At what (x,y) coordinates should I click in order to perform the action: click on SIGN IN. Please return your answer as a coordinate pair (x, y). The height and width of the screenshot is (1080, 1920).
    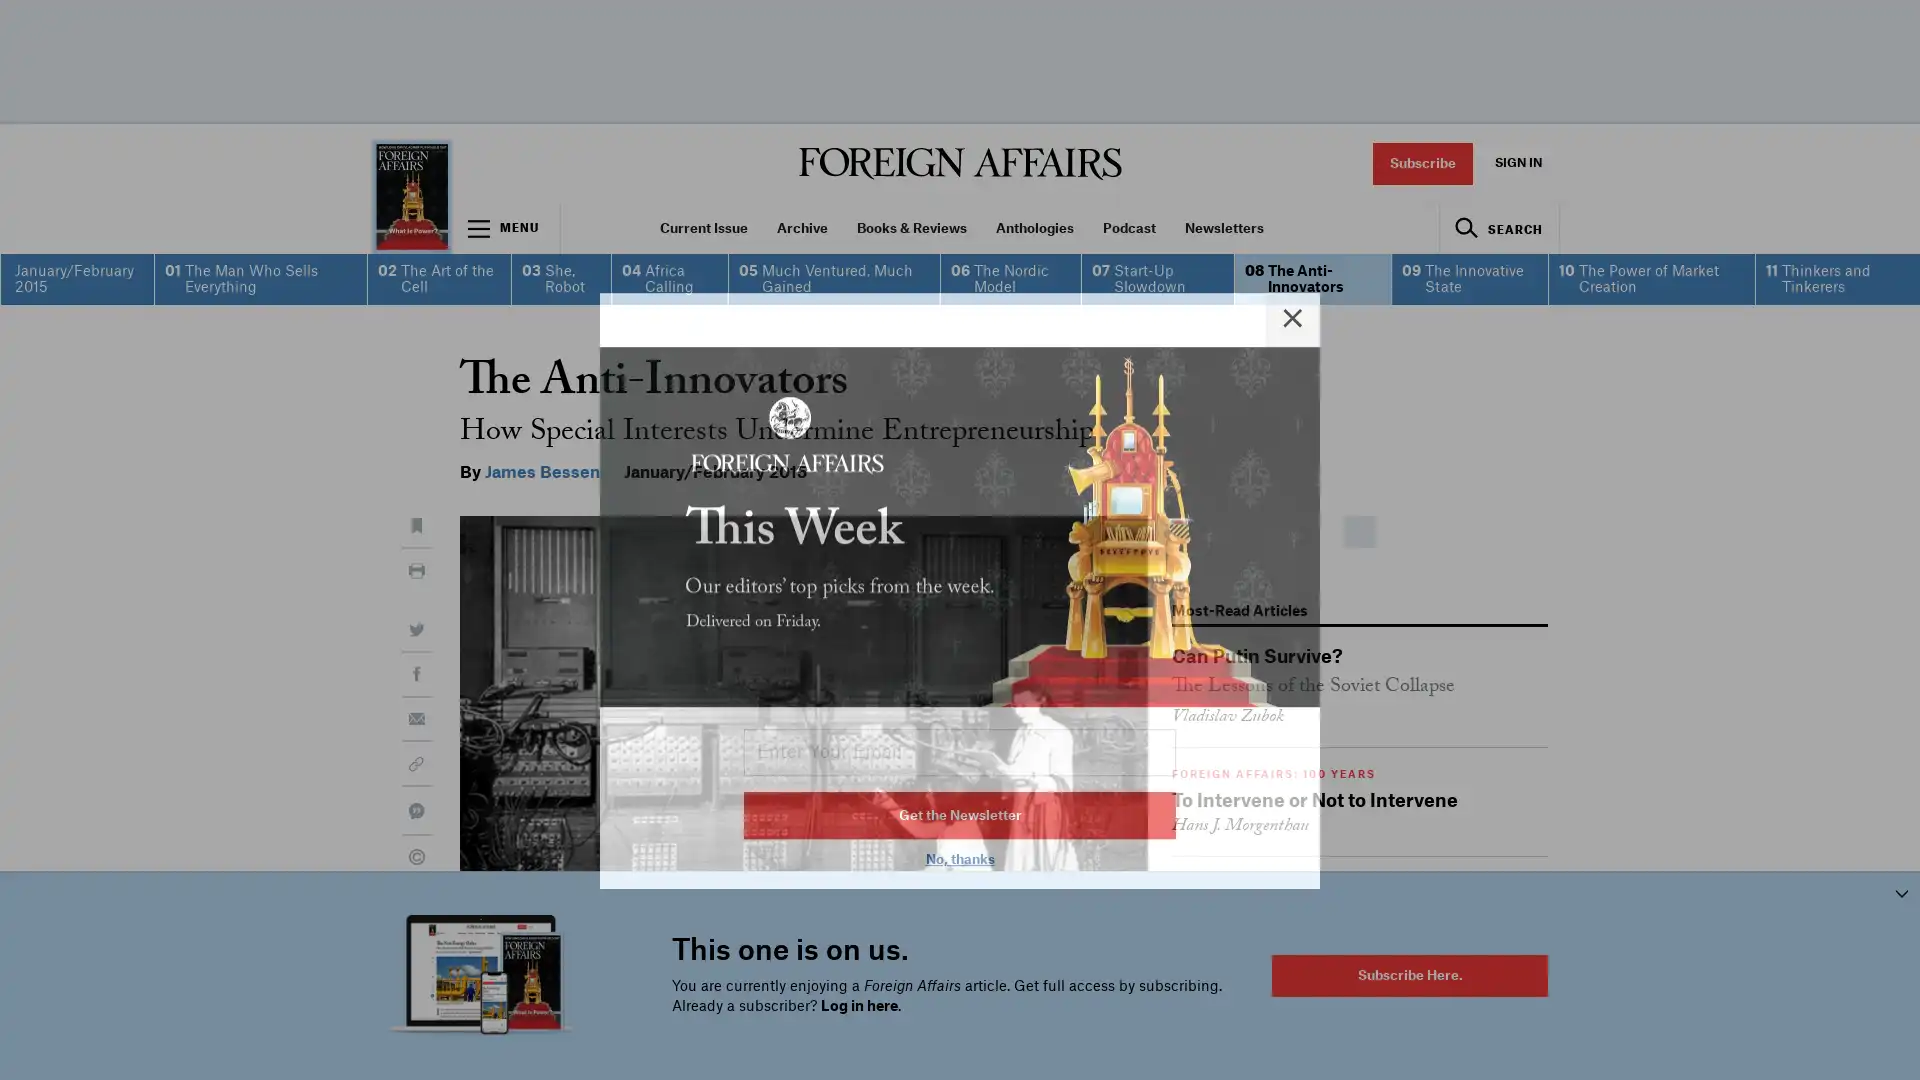
    Looking at the image, I should click on (1517, 162).